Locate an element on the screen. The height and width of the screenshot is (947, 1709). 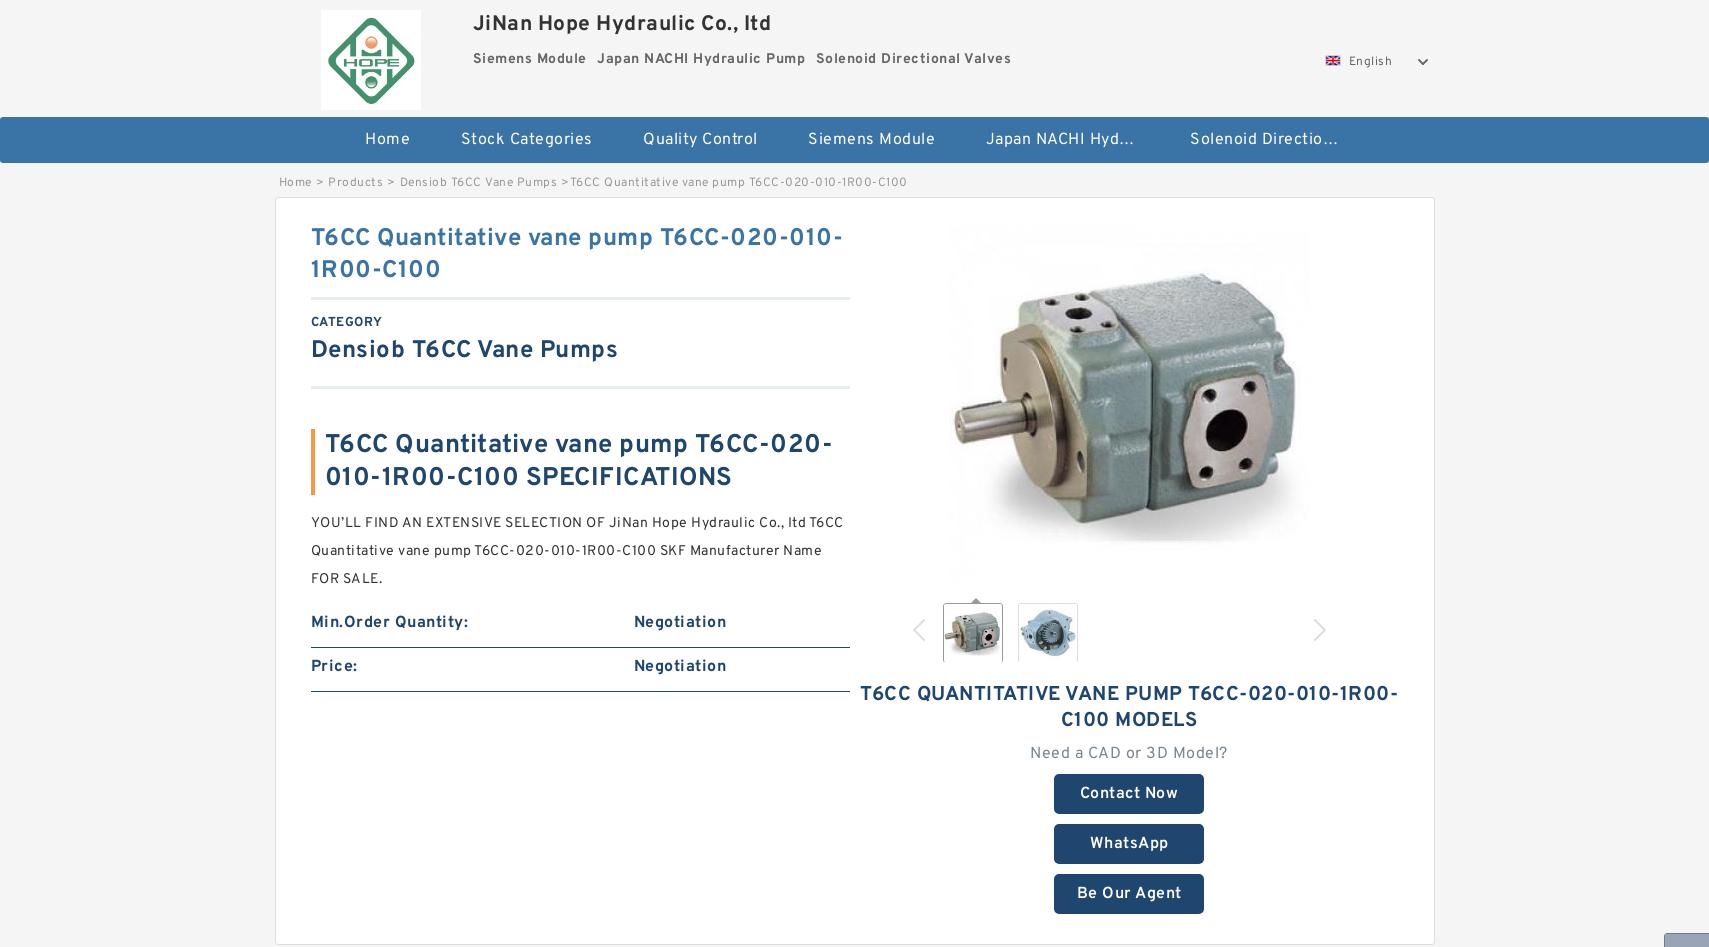
'English' is located at coordinates (1369, 62).